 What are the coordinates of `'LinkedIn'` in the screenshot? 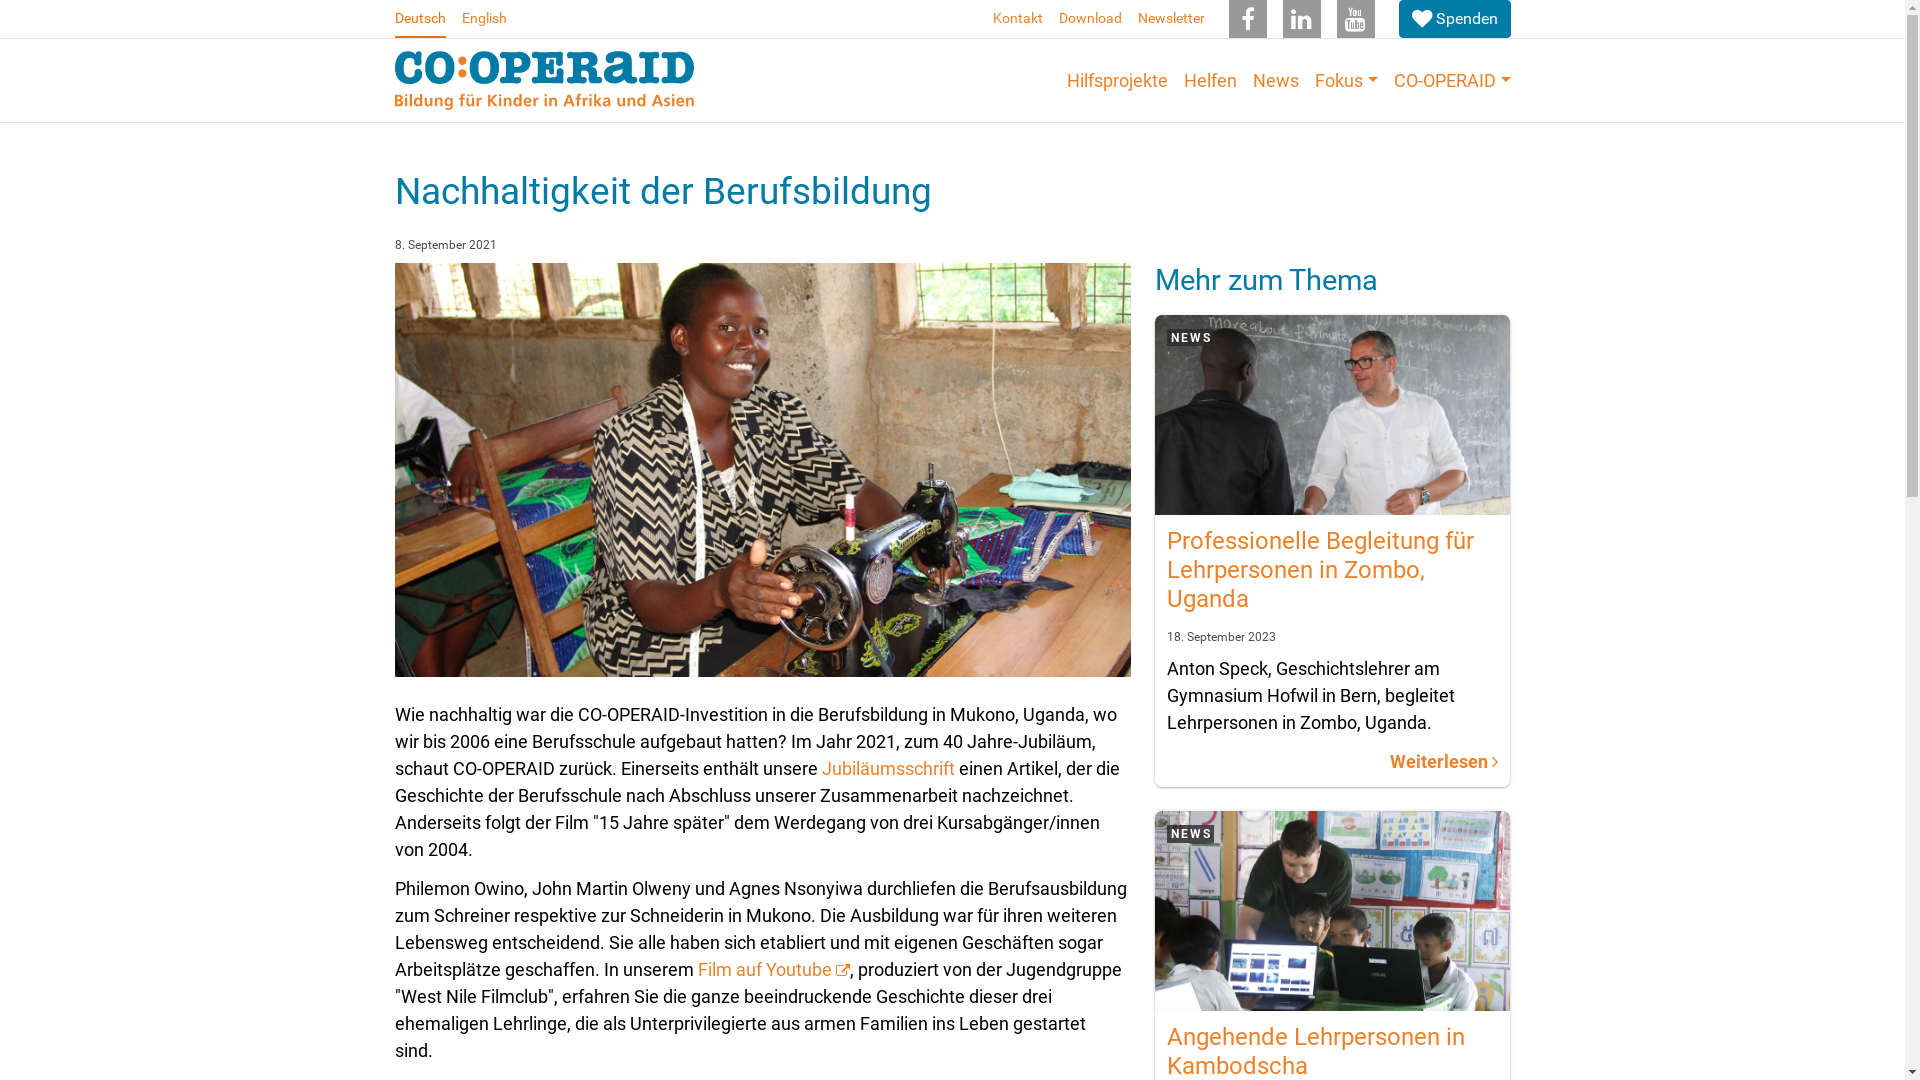 It's located at (1300, 19).